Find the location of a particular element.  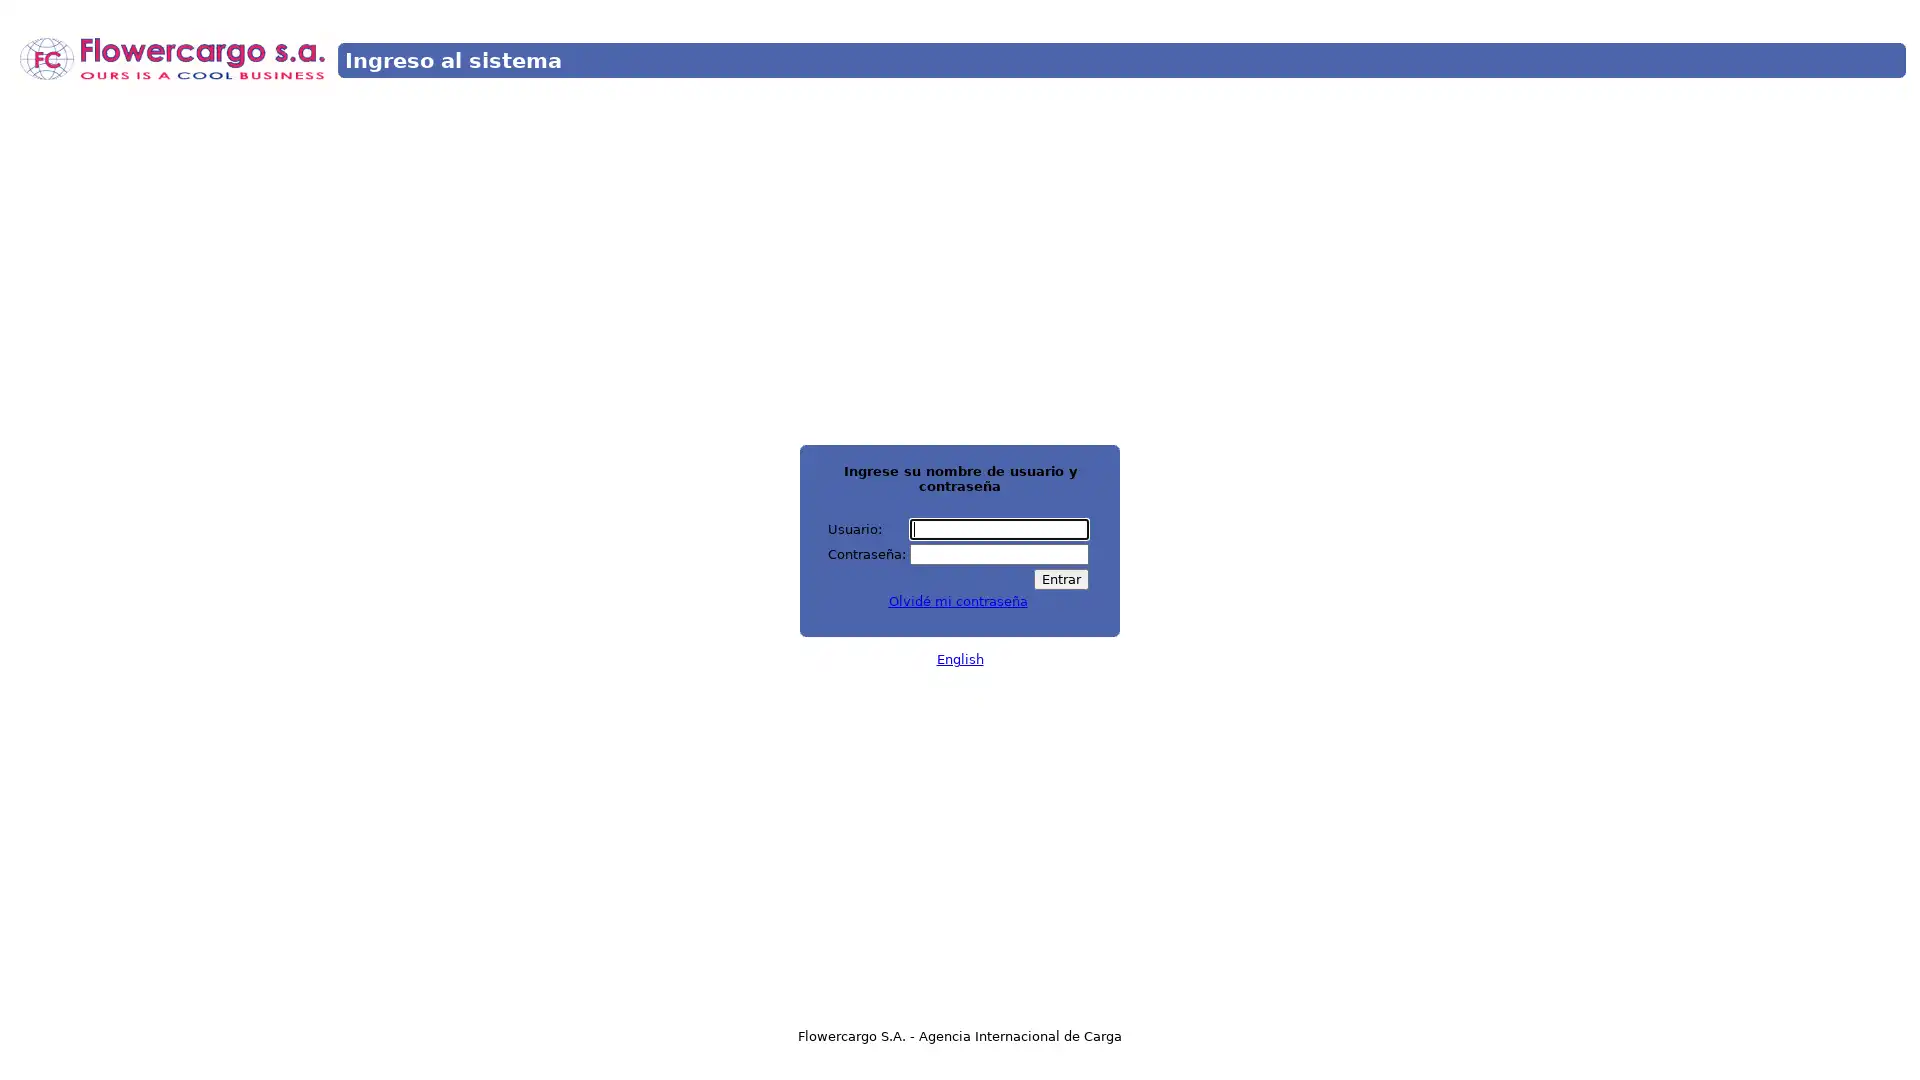

Entrar is located at coordinates (1059, 578).